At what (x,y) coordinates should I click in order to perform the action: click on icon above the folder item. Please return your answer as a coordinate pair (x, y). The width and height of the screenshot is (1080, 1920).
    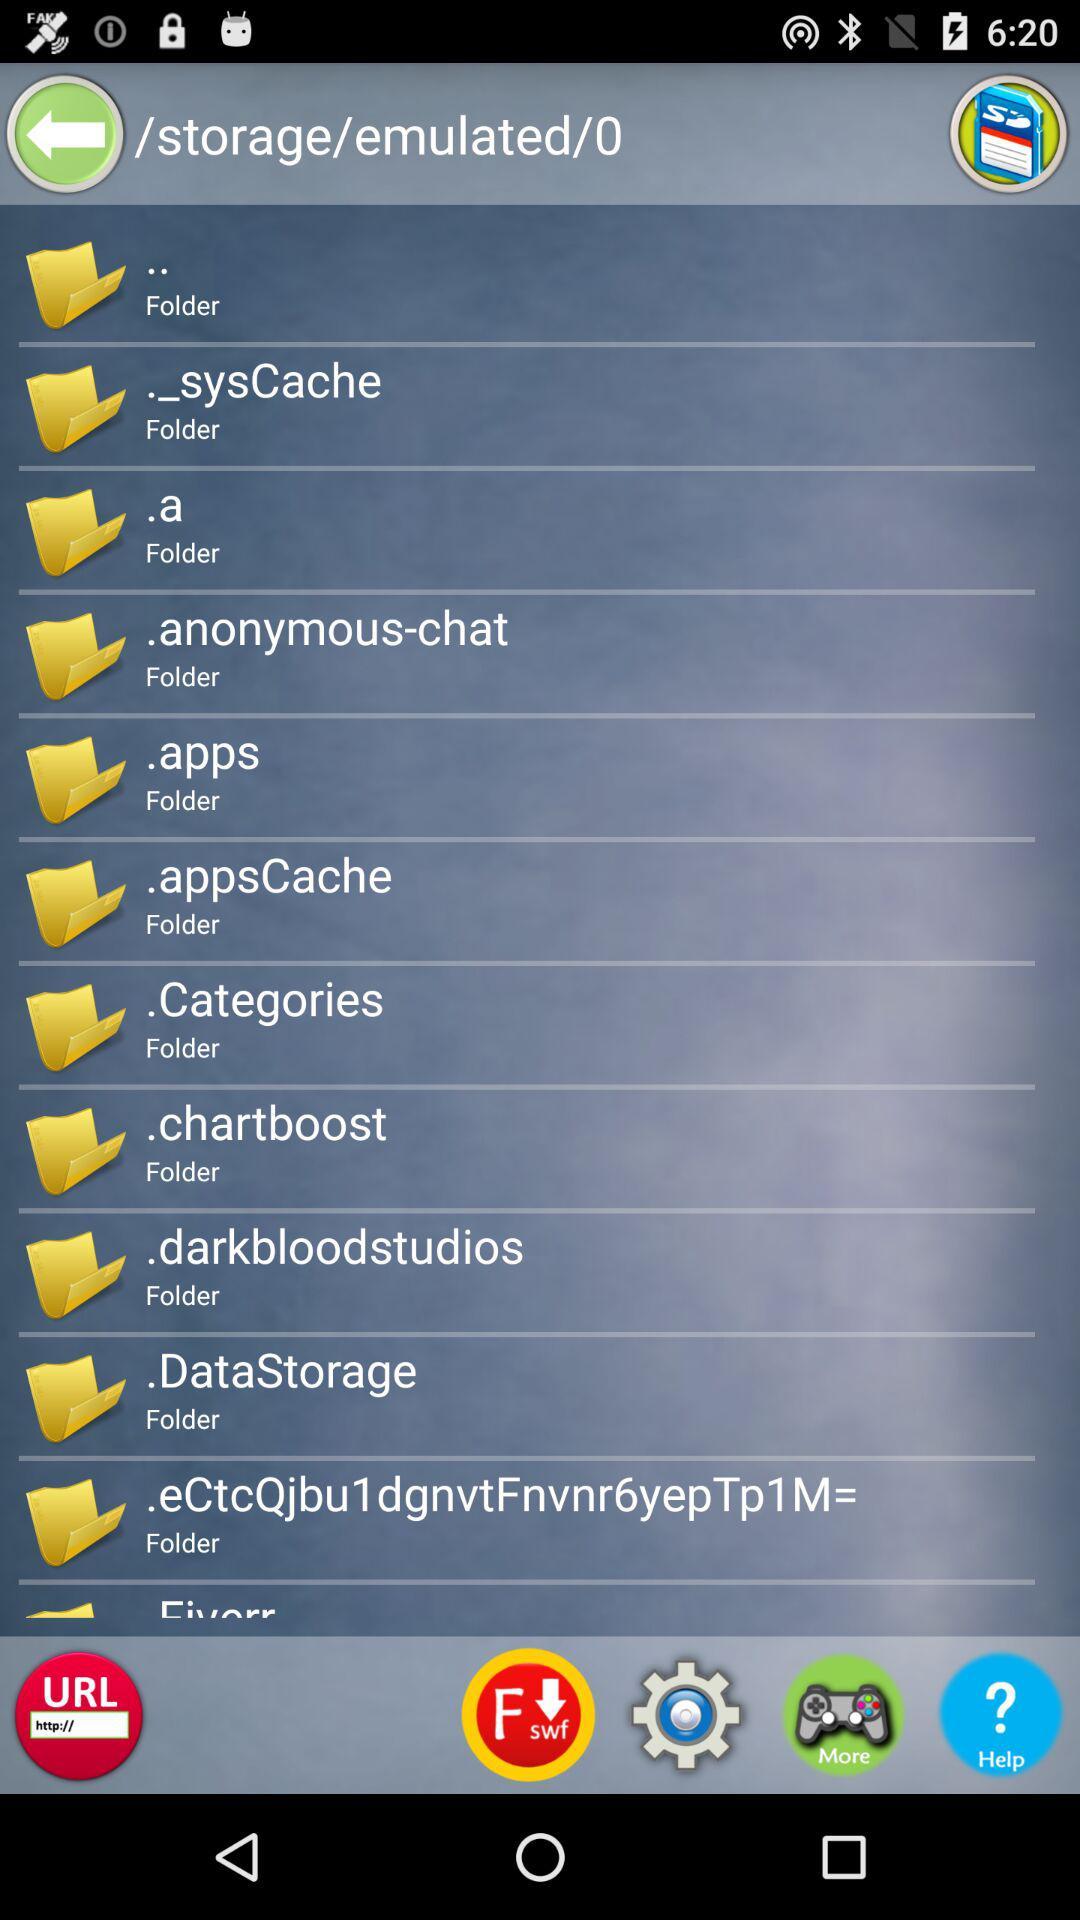
    Looking at the image, I should click on (267, 874).